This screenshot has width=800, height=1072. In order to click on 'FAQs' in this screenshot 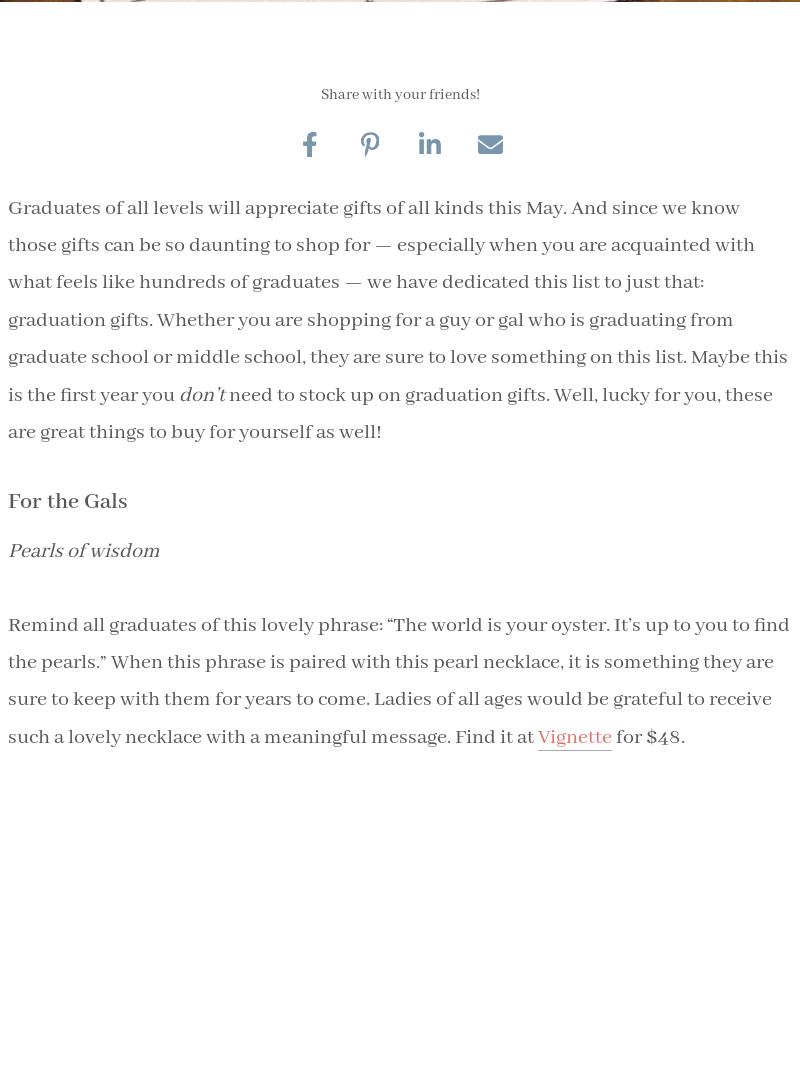, I will do `click(89, 748)`.